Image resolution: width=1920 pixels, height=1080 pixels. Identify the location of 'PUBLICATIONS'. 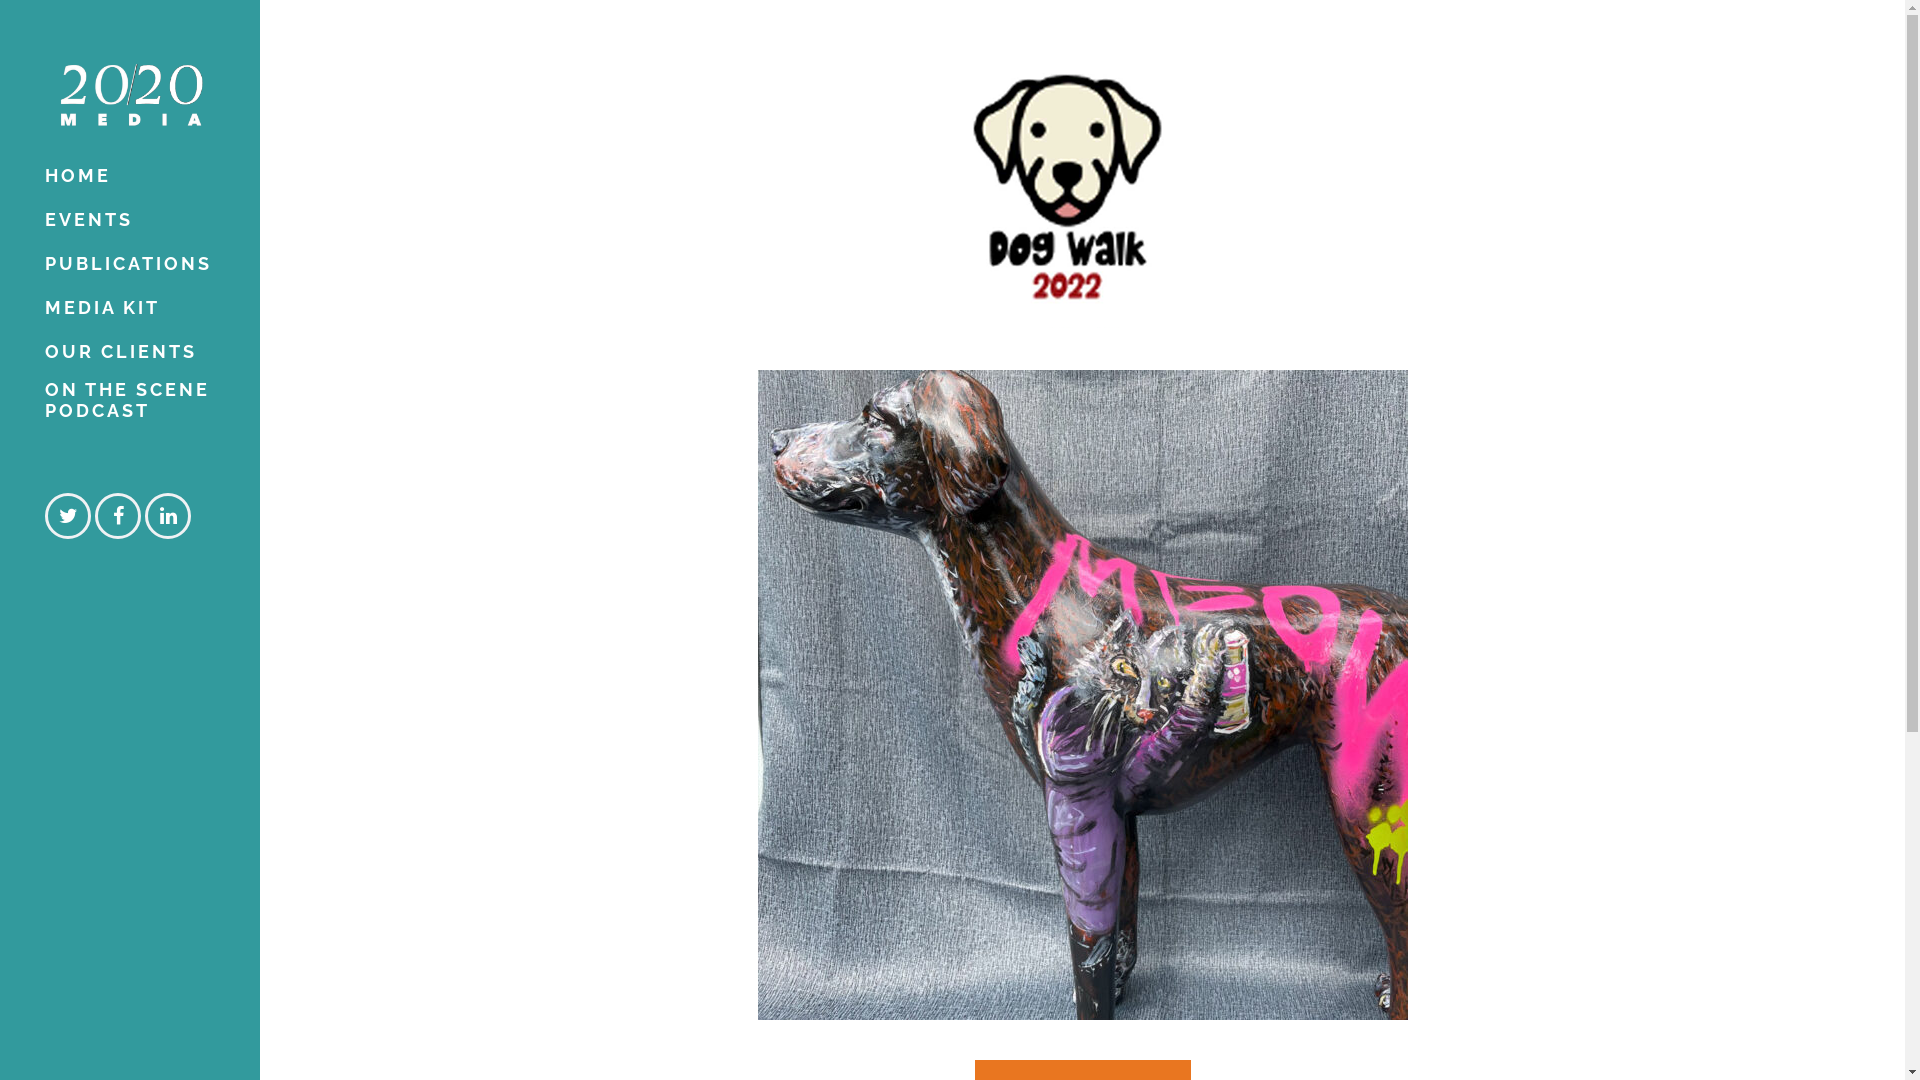
(128, 262).